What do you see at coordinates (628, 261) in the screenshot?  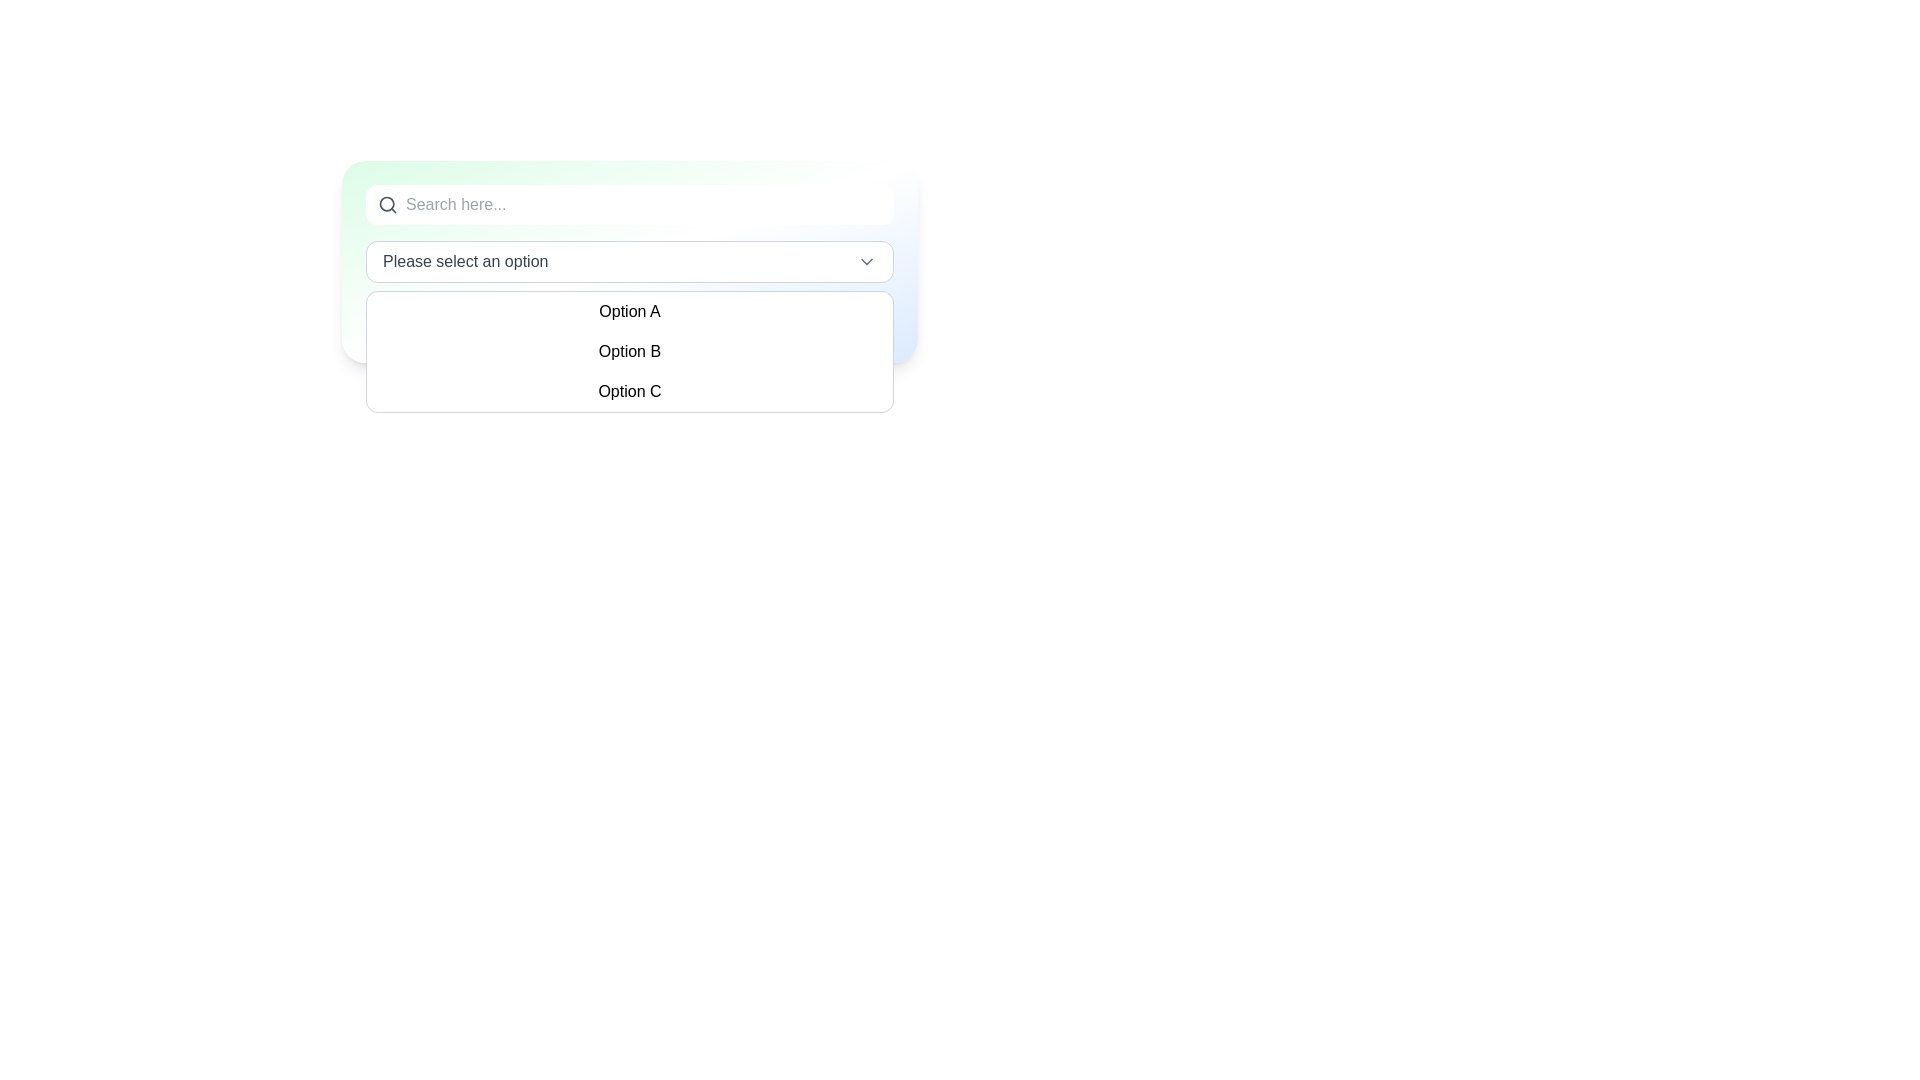 I see `the dropdown menu to make a selection from the available options (Option A, Option B, Option C)` at bounding box center [628, 261].